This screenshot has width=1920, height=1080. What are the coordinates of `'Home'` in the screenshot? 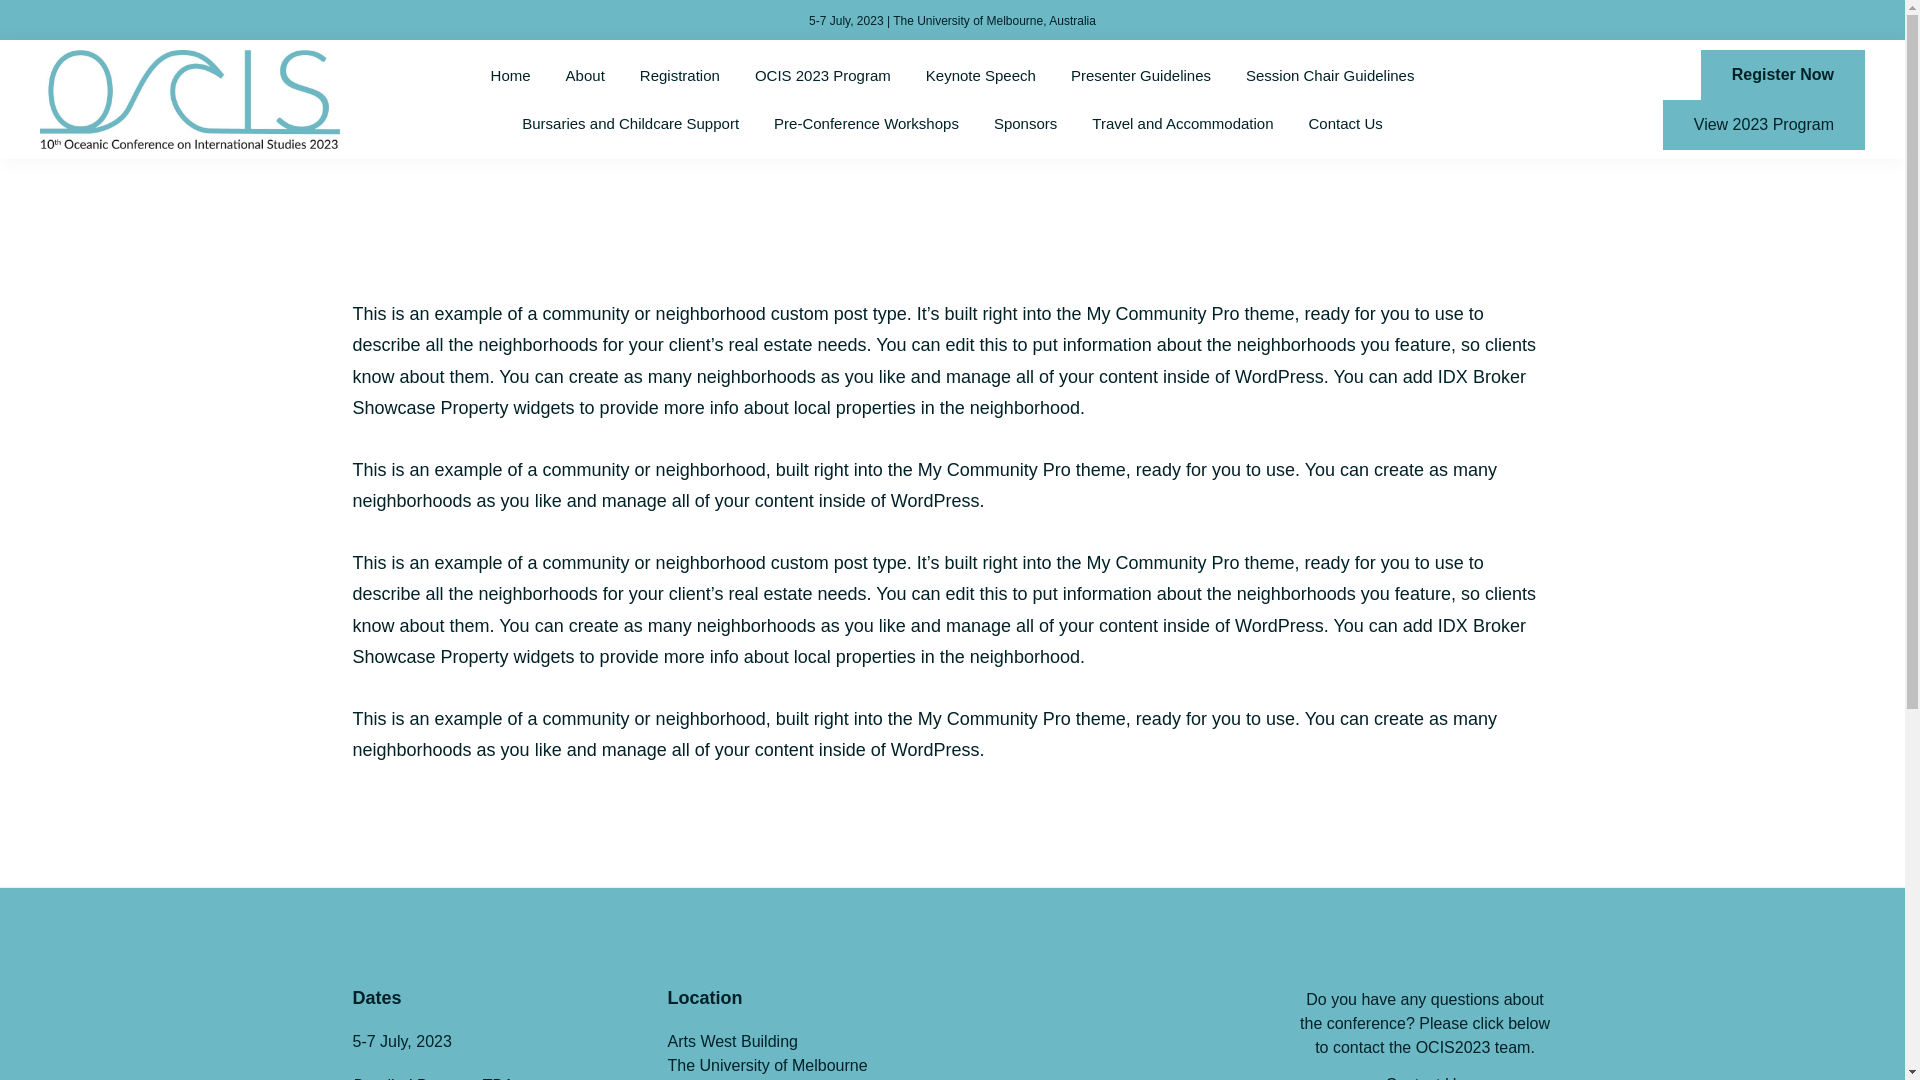 It's located at (510, 75).